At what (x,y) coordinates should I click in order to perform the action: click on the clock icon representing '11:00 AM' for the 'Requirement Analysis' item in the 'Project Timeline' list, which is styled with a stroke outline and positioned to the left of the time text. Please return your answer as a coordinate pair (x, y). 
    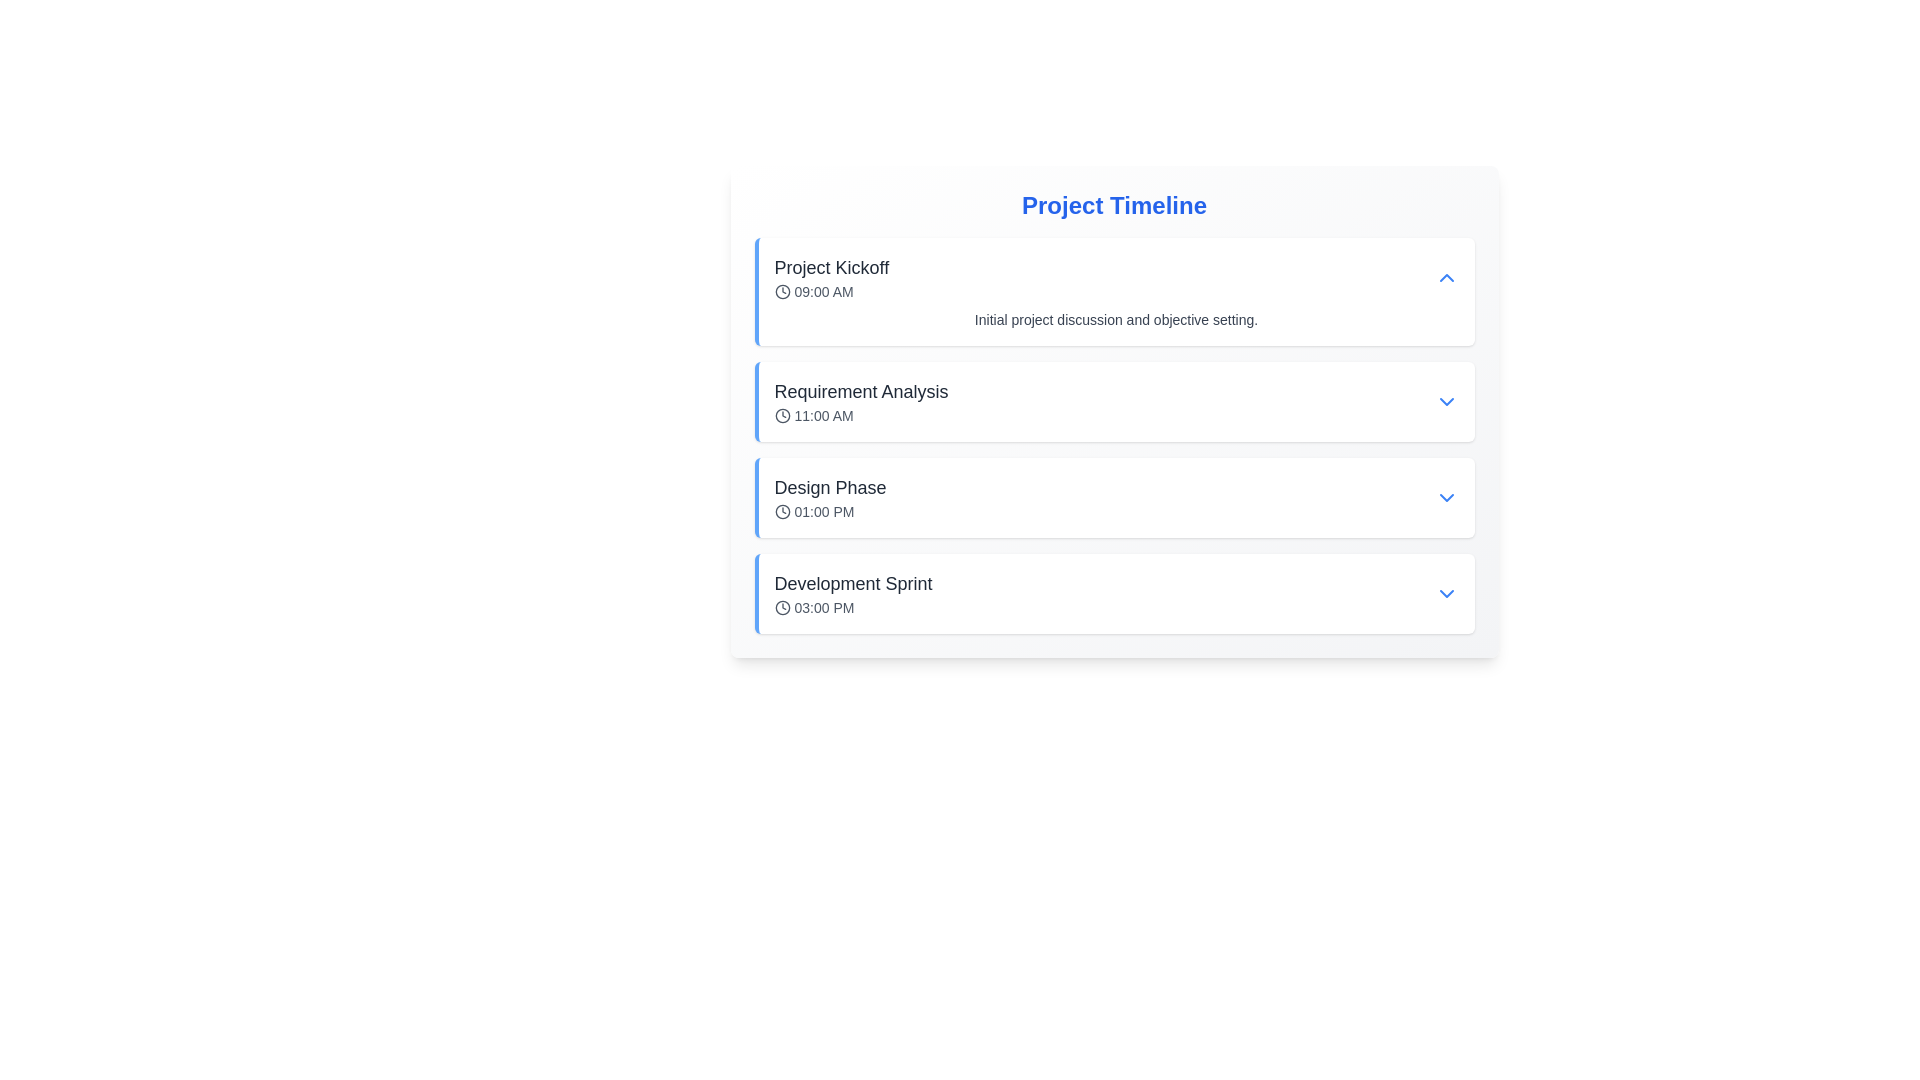
    Looking at the image, I should click on (781, 415).